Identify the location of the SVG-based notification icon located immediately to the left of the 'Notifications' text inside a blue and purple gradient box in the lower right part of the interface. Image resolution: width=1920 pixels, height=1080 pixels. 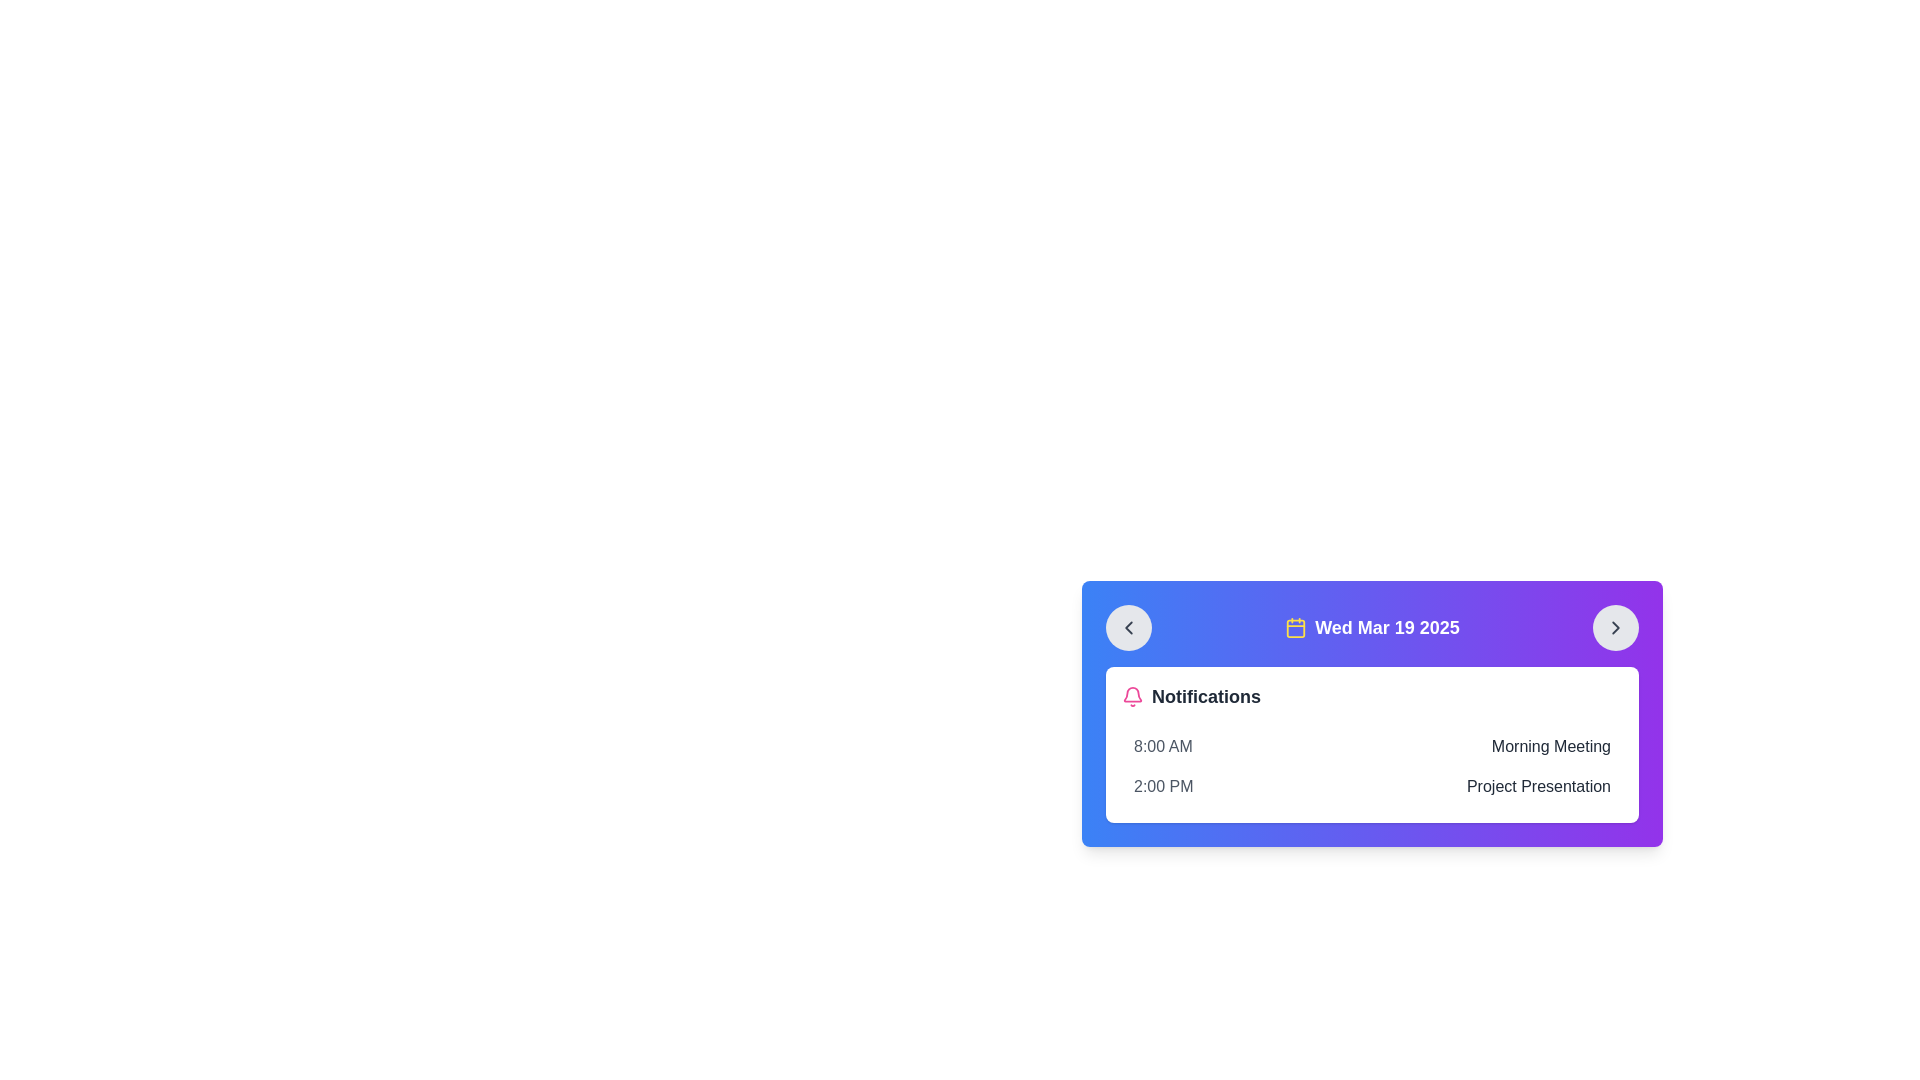
(1132, 696).